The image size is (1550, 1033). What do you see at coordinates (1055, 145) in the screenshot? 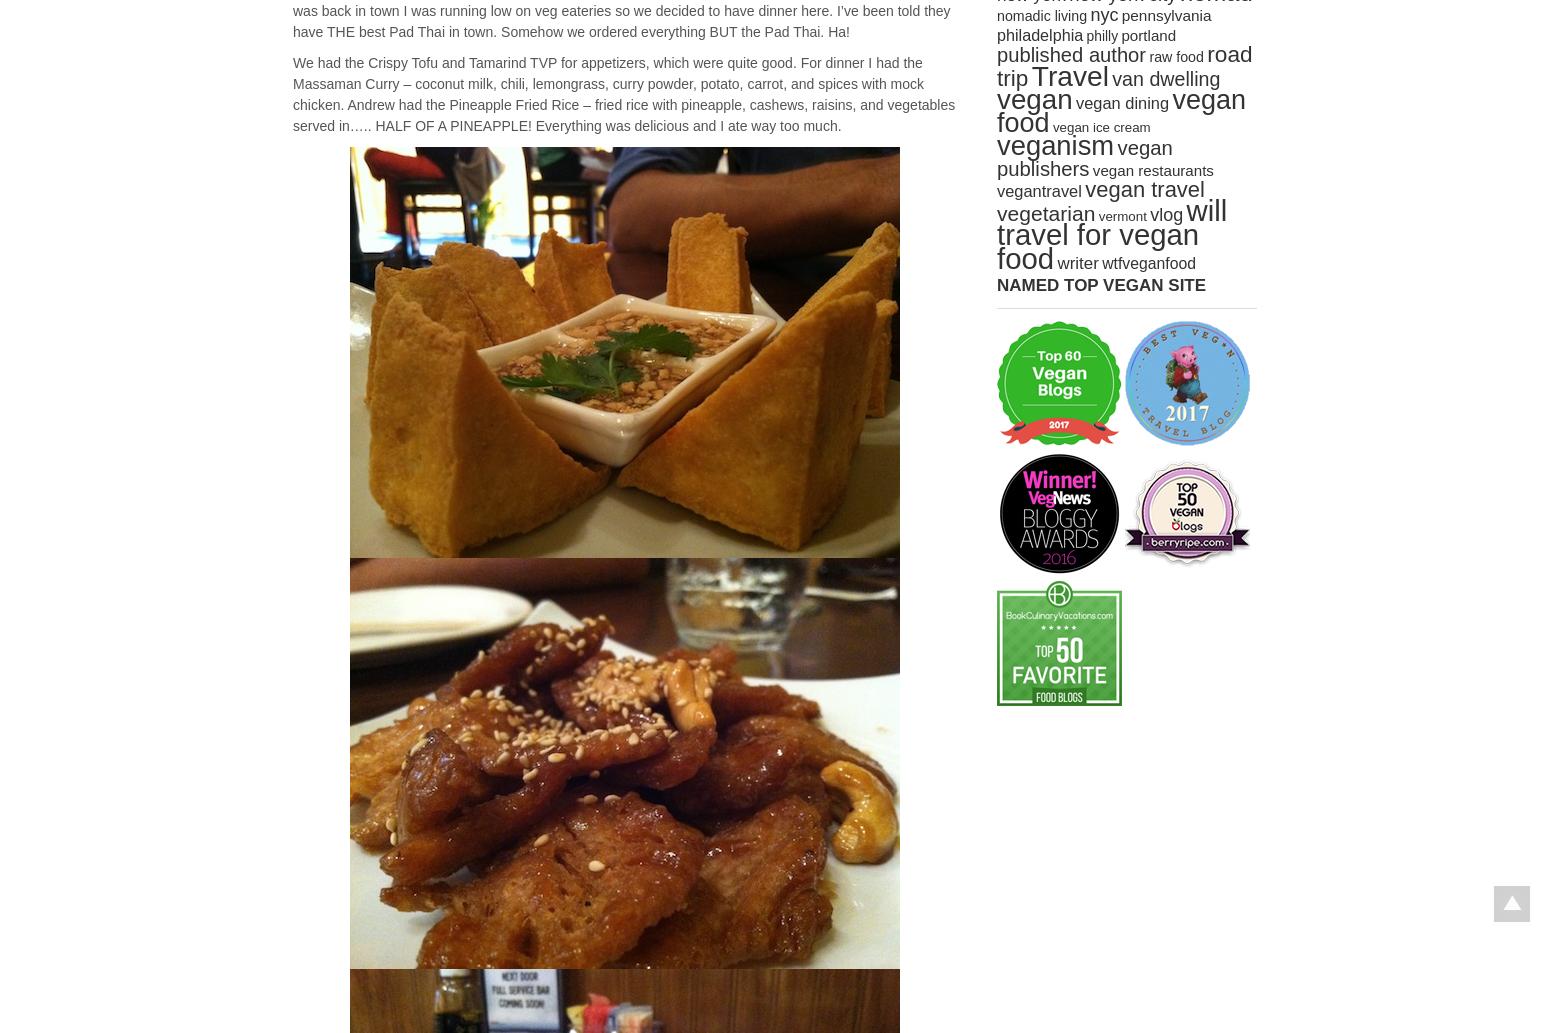
I see `'veganism'` at bounding box center [1055, 145].